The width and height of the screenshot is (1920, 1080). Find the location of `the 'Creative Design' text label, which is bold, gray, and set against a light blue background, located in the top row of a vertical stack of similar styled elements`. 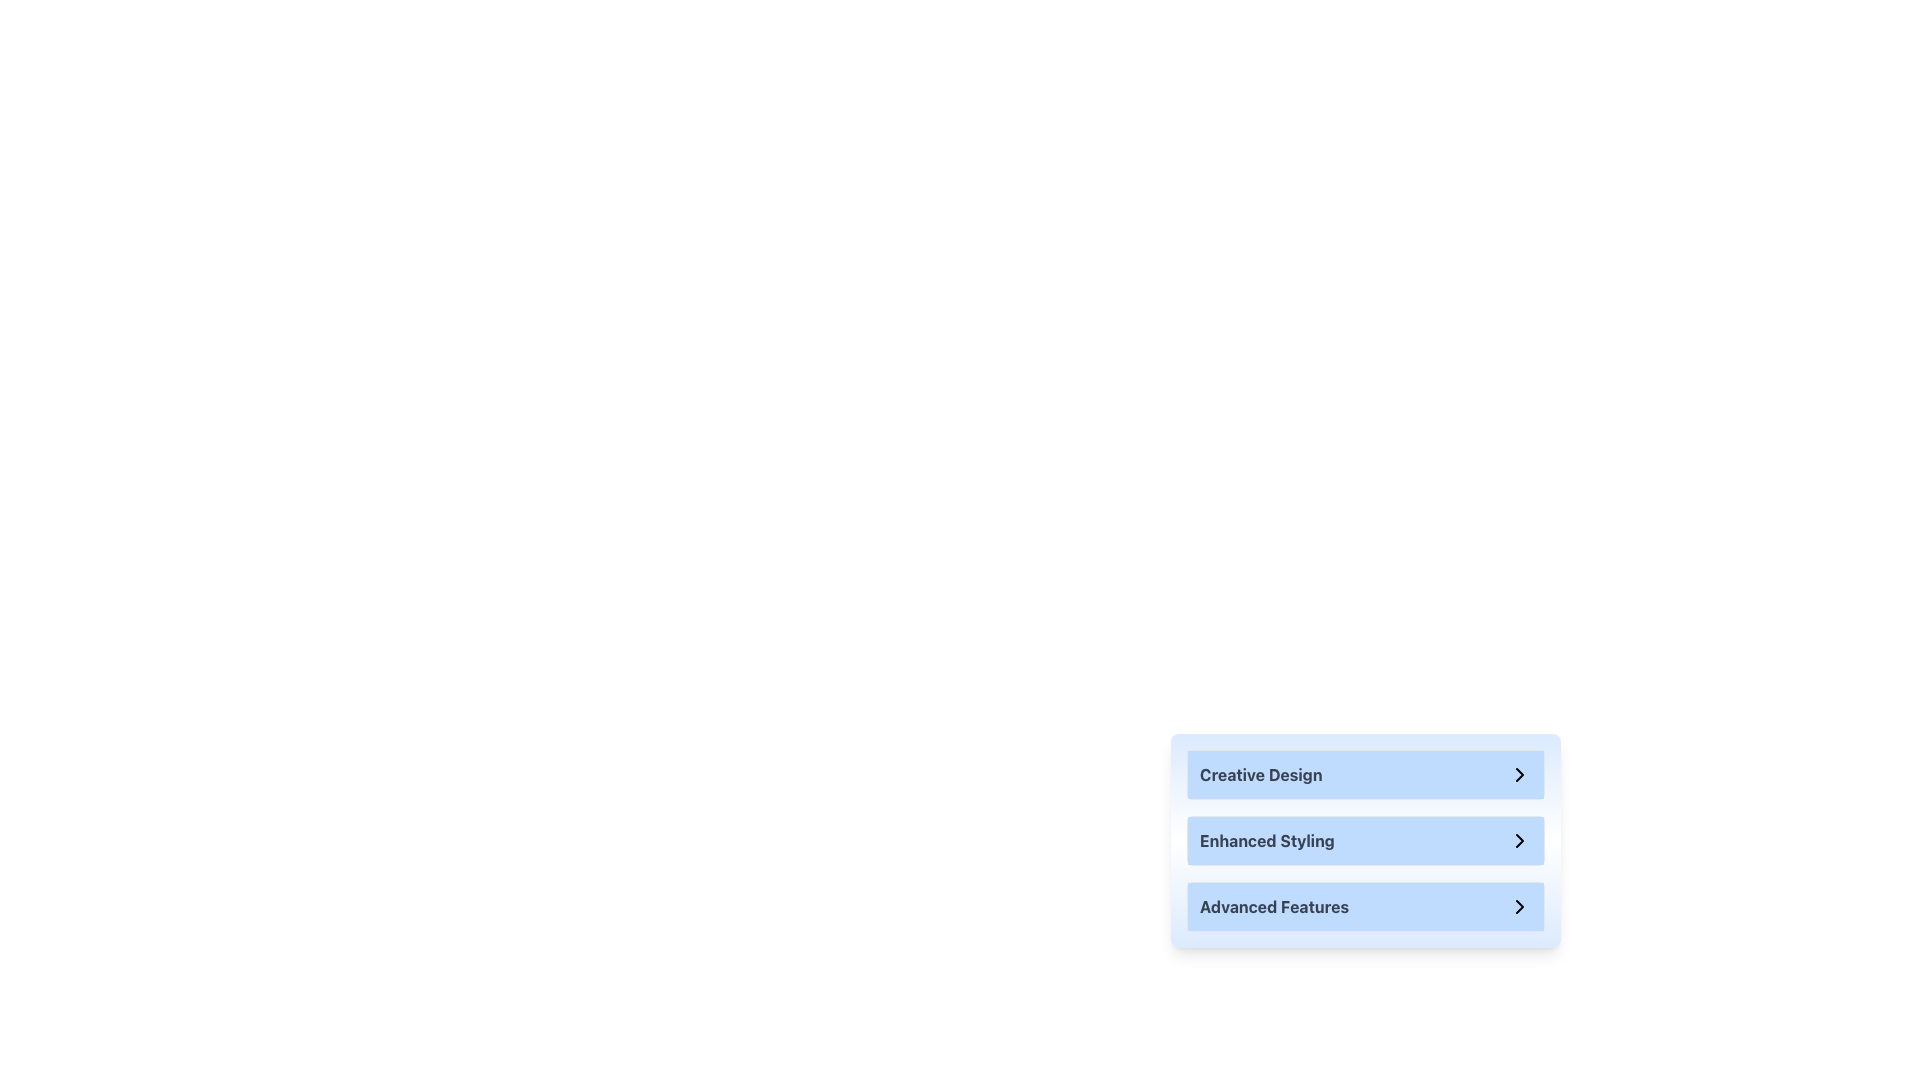

the 'Creative Design' text label, which is bold, gray, and set against a light blue background, located in the top row of a vertical stack of similar styled elements is located at coordinates (1260, 774).